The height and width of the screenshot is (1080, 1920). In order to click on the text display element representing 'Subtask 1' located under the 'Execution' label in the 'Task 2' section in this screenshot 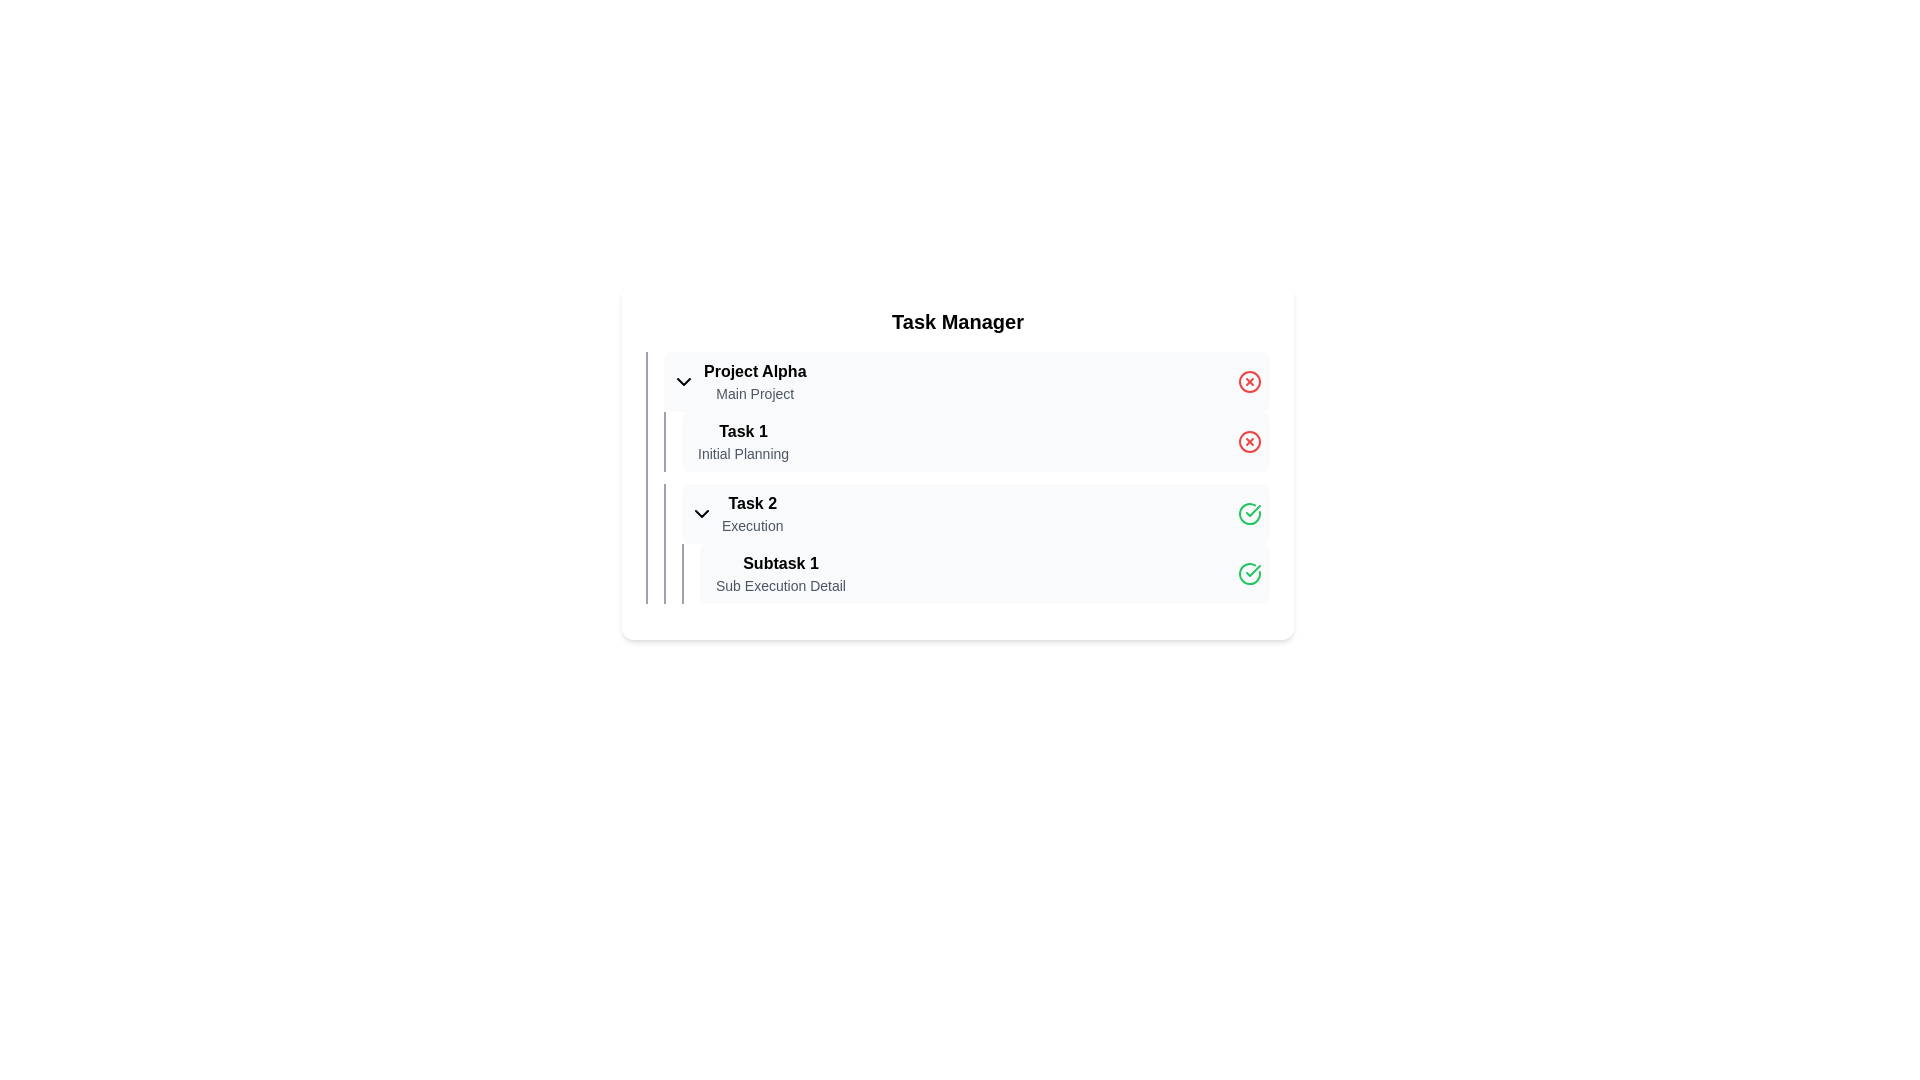, I will do `click(776, 574)`.